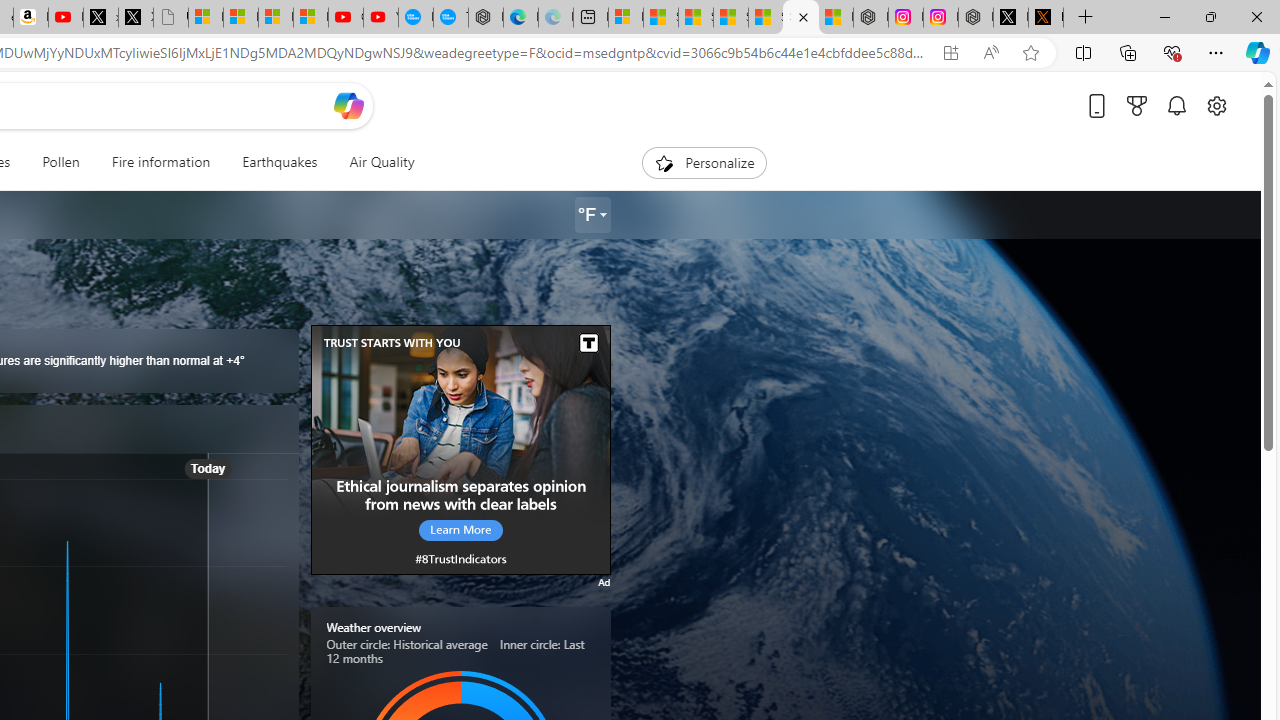 The width and height of the screenshot is (1280, 720). What do you see at coordinates (279, 162) in the screenshot?
I see `'Earthquakes'` at bounding box center [279, 162].